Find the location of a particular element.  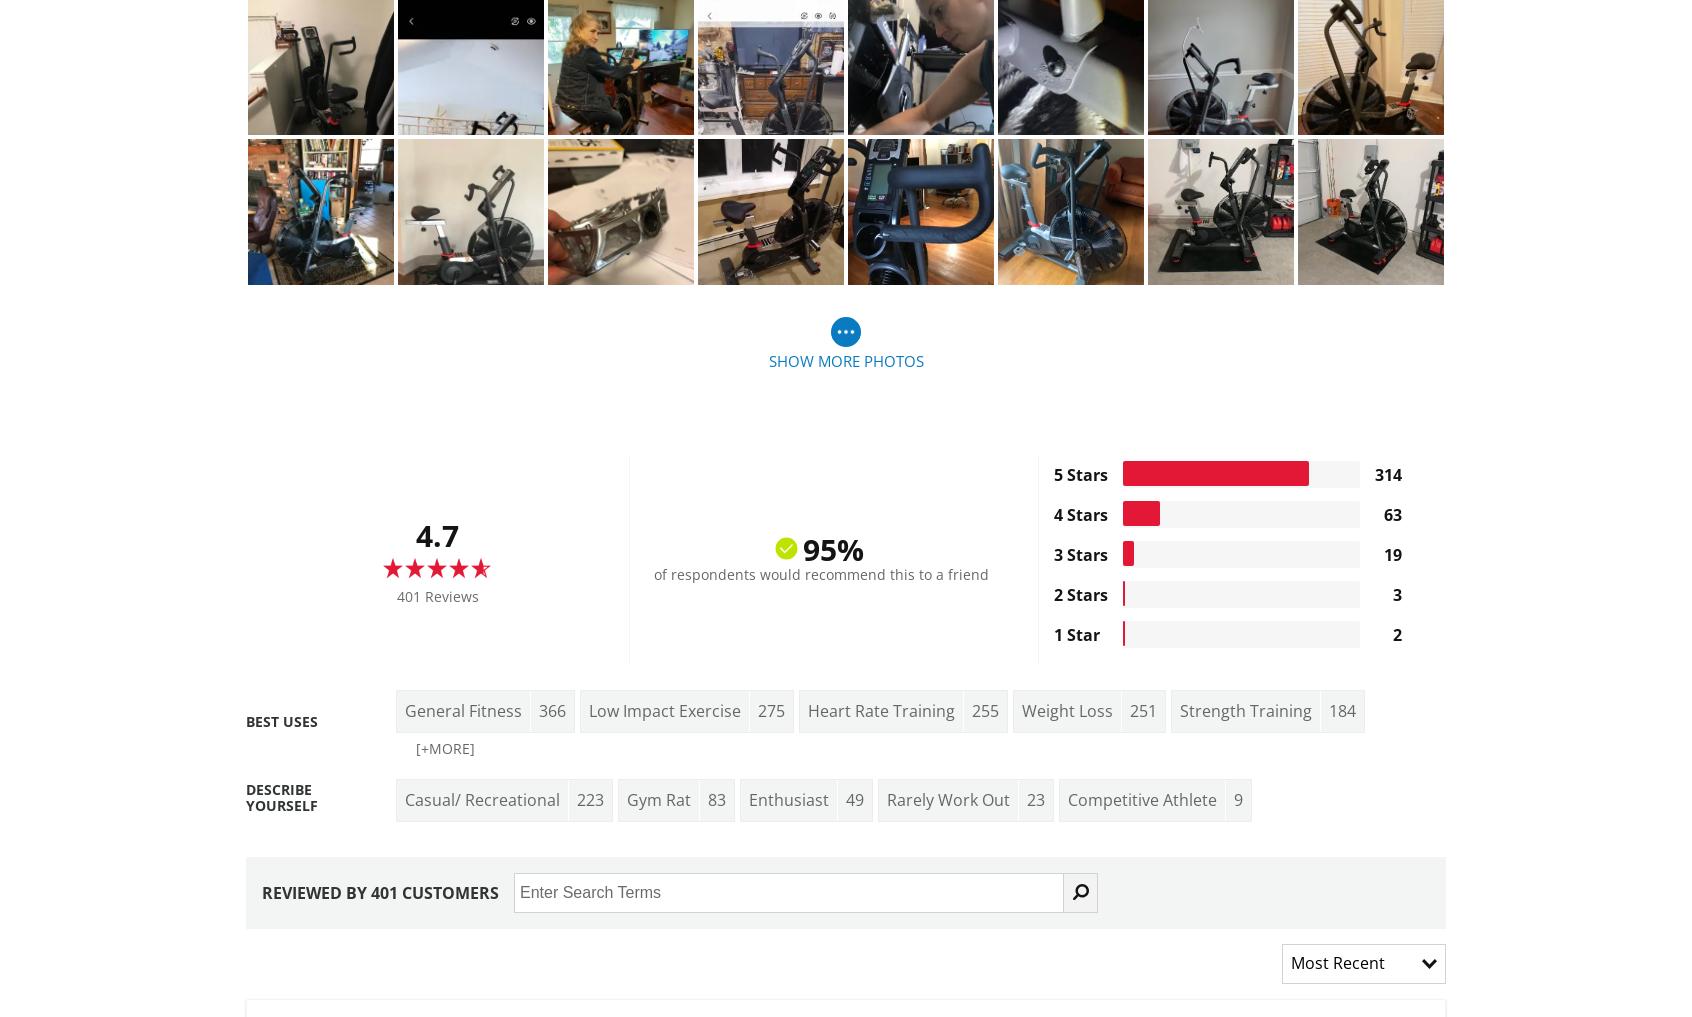

'23' is located at coordinates (1035, 797).